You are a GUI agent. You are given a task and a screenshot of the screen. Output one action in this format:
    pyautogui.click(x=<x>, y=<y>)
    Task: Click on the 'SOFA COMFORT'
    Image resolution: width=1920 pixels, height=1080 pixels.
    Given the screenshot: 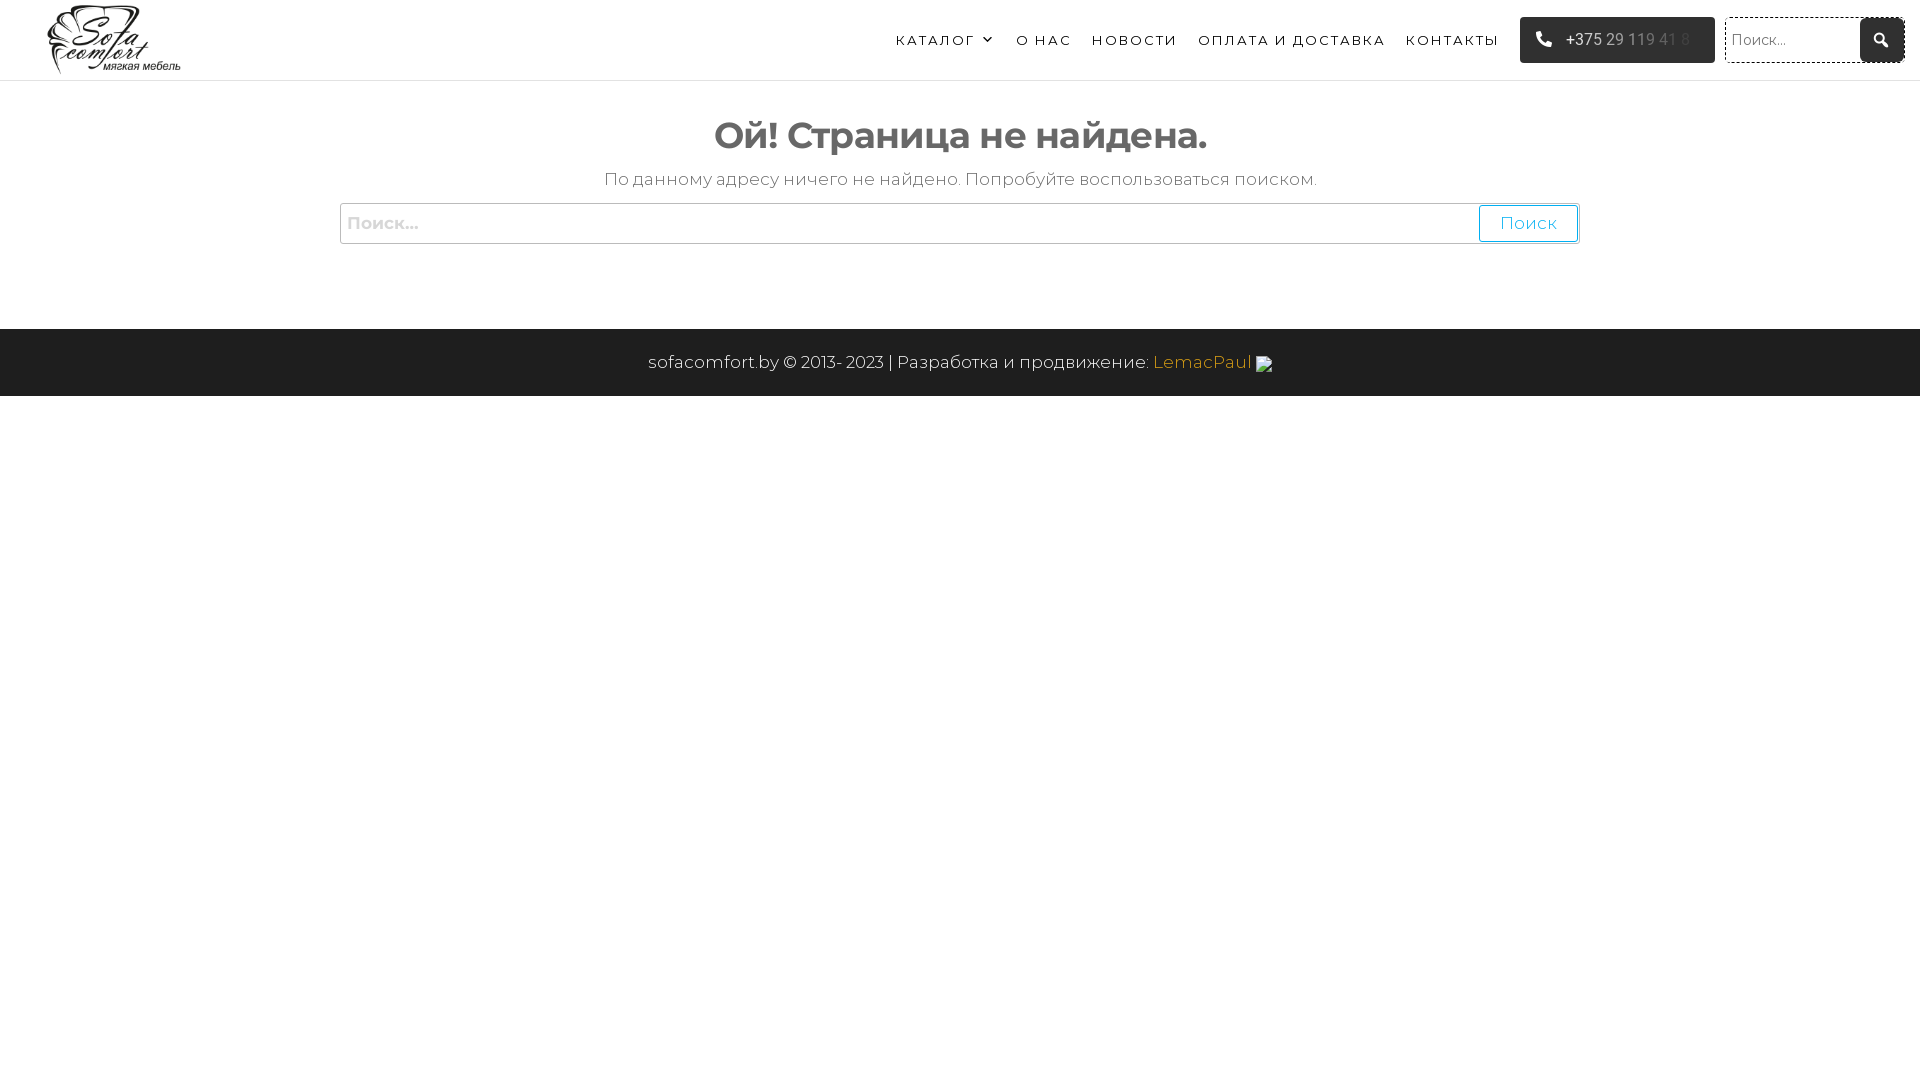 What is the action you would take?
    pyautogui.click(x=300, y=71)
    